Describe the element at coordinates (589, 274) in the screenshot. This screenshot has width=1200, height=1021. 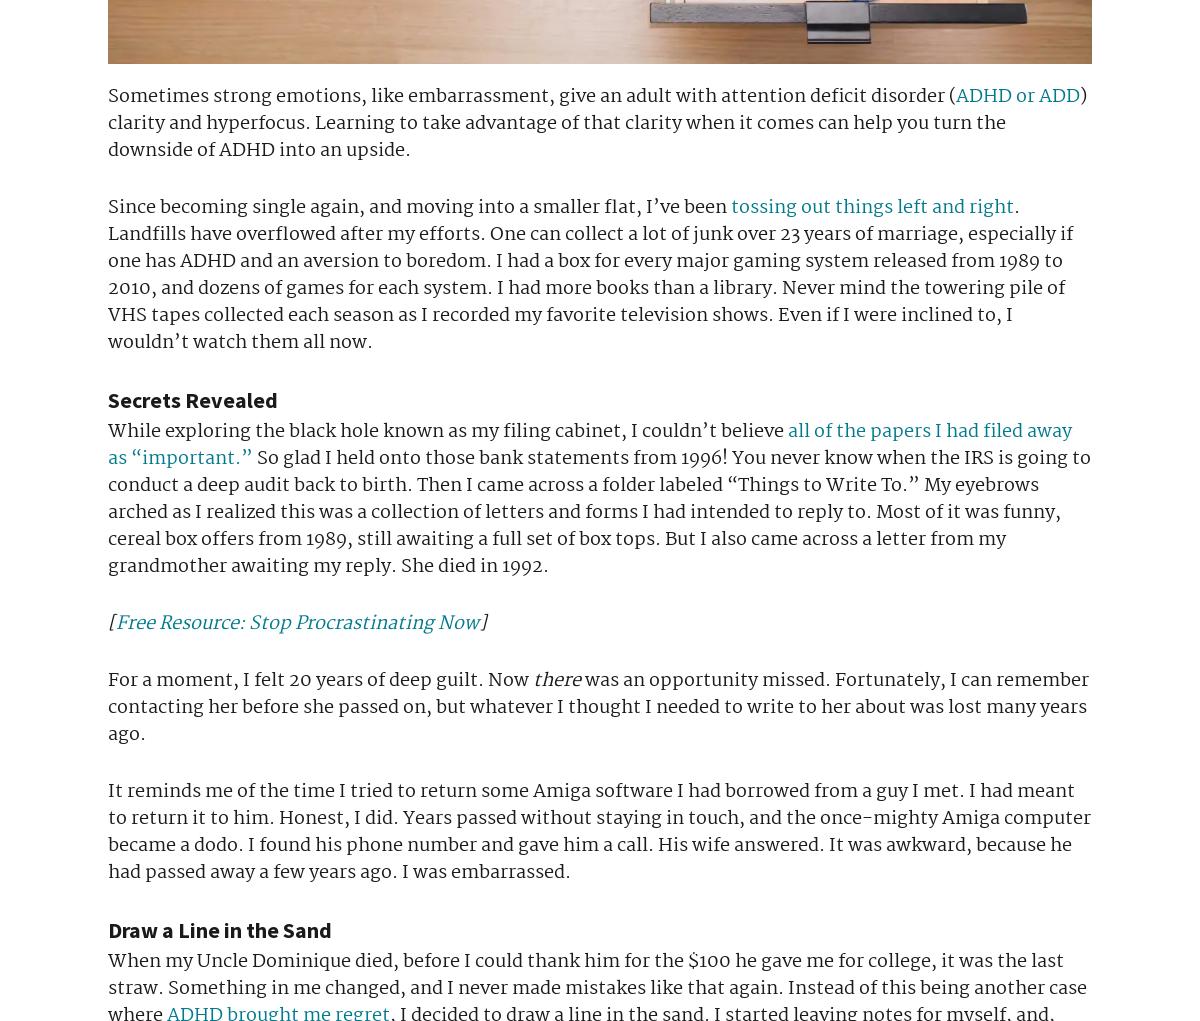
I see `'. Landfills have overflowed after my efforts. One can collect a lot of junk over 23 years of marriage, especially if one has ADHD and an aversion to boredom. I had a box for every major gaming system released from 1989 to 2010, and dozens of games for each system. I had more books than a library. Never mind the towering pile of VHS tapes collected each season as I recorded my favorite television shows. Even if I were inclined to, I wouldn’t watch them all now.'` at that location.